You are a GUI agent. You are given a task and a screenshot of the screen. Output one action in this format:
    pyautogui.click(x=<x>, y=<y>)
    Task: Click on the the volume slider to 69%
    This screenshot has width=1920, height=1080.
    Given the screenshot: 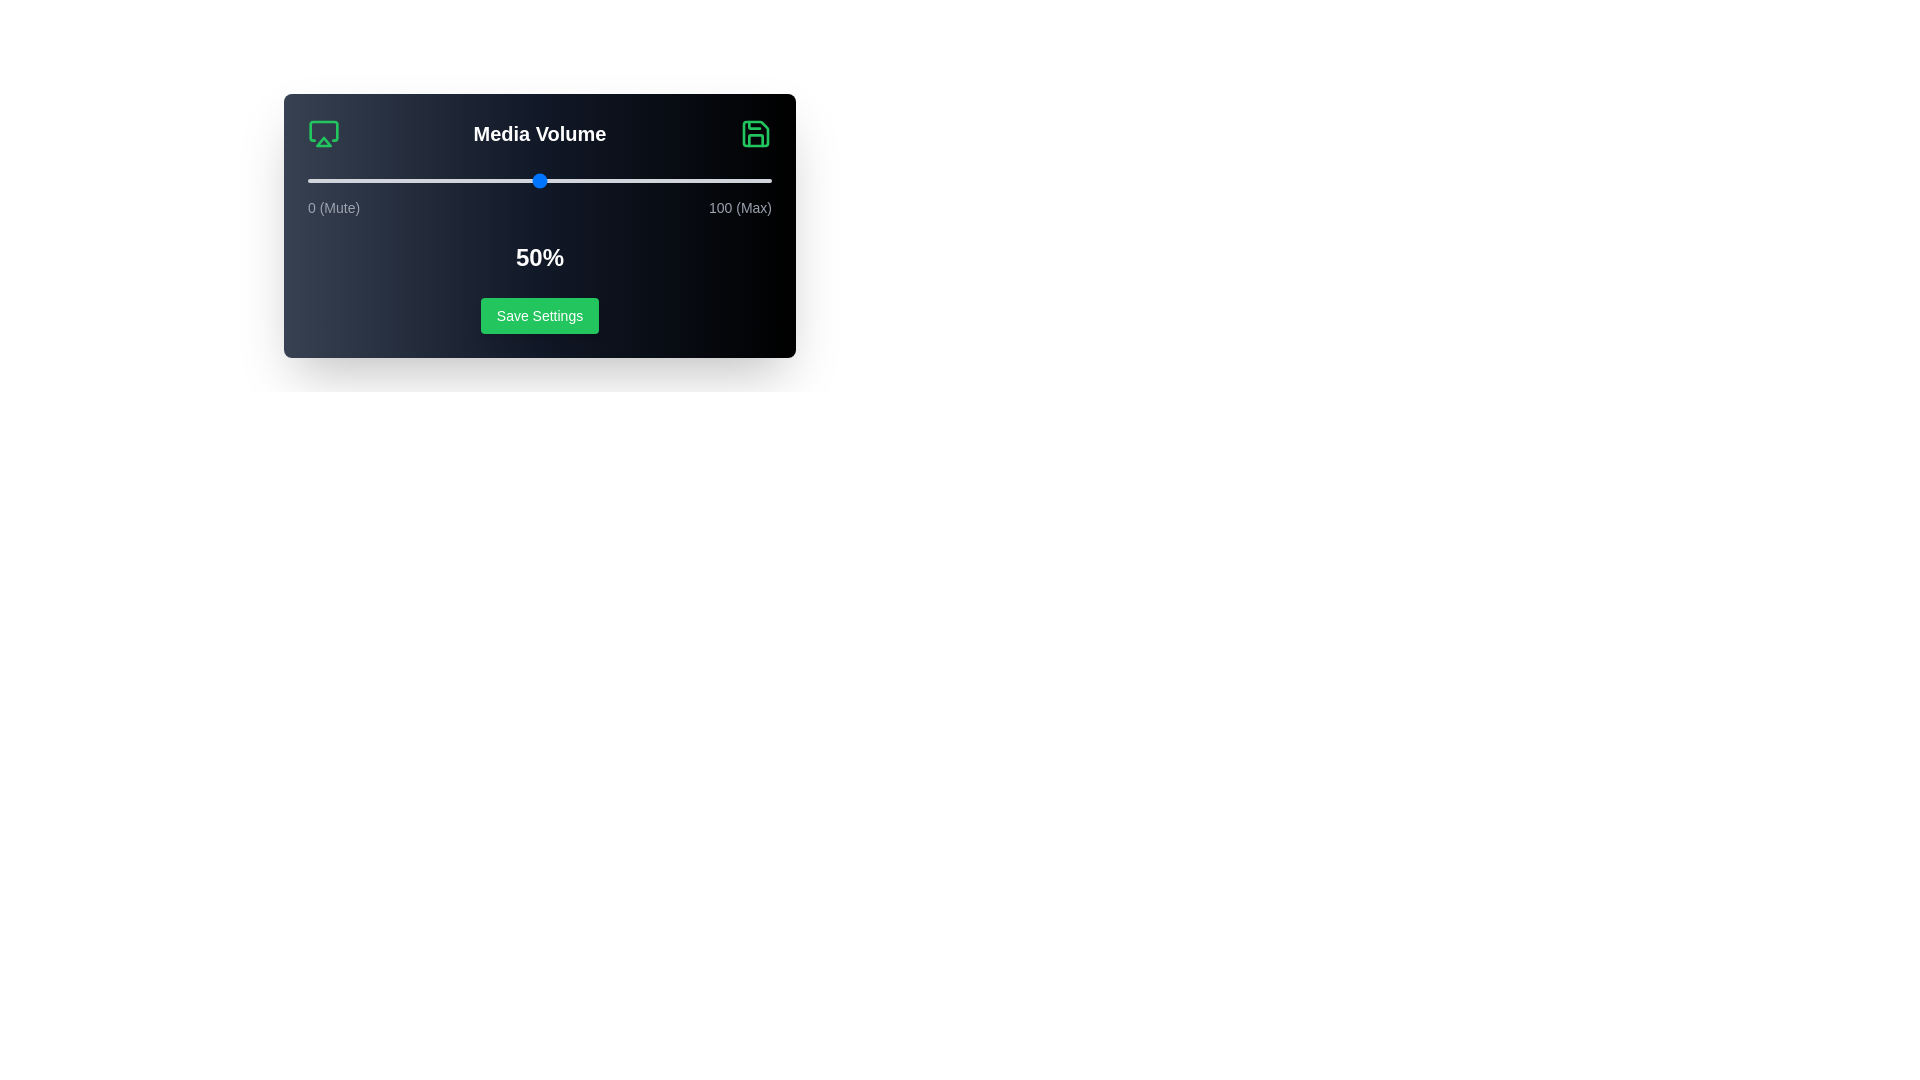 What is the action you would take?
    pyautogui.click(x=627, y=181)
    